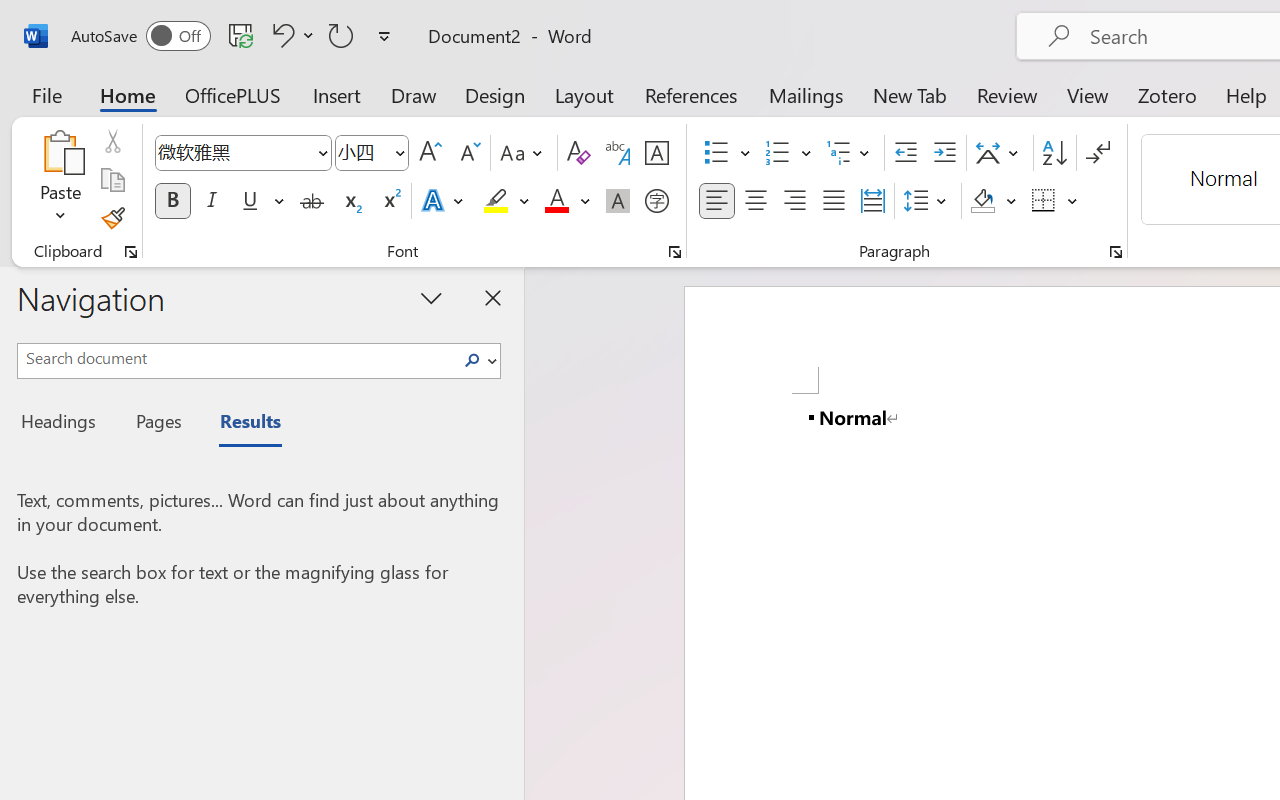  Describe the element at coordinates (656, 153) in the screenshot. I see `'Character Border'` at that location.